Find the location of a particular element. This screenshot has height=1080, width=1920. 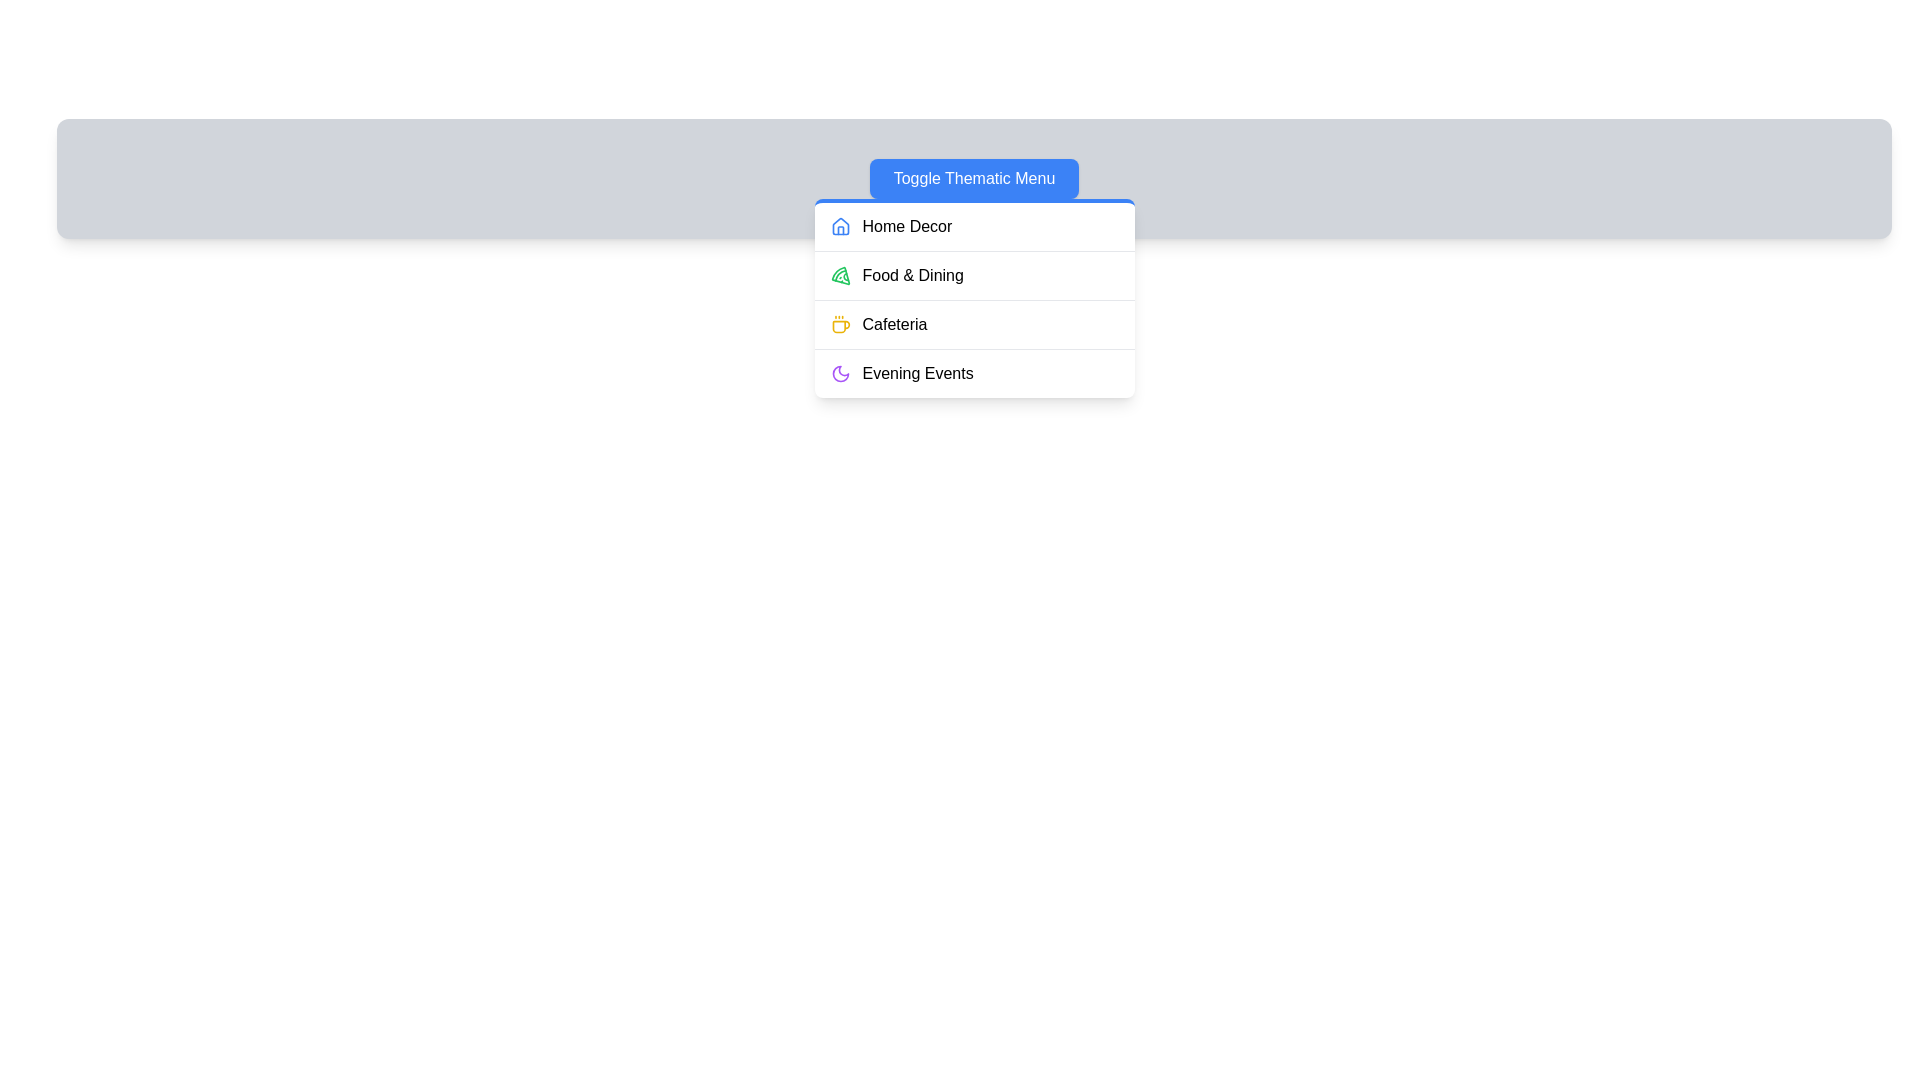

the menu item Evening Events by clicking on it is located at coordinates (974, 373).